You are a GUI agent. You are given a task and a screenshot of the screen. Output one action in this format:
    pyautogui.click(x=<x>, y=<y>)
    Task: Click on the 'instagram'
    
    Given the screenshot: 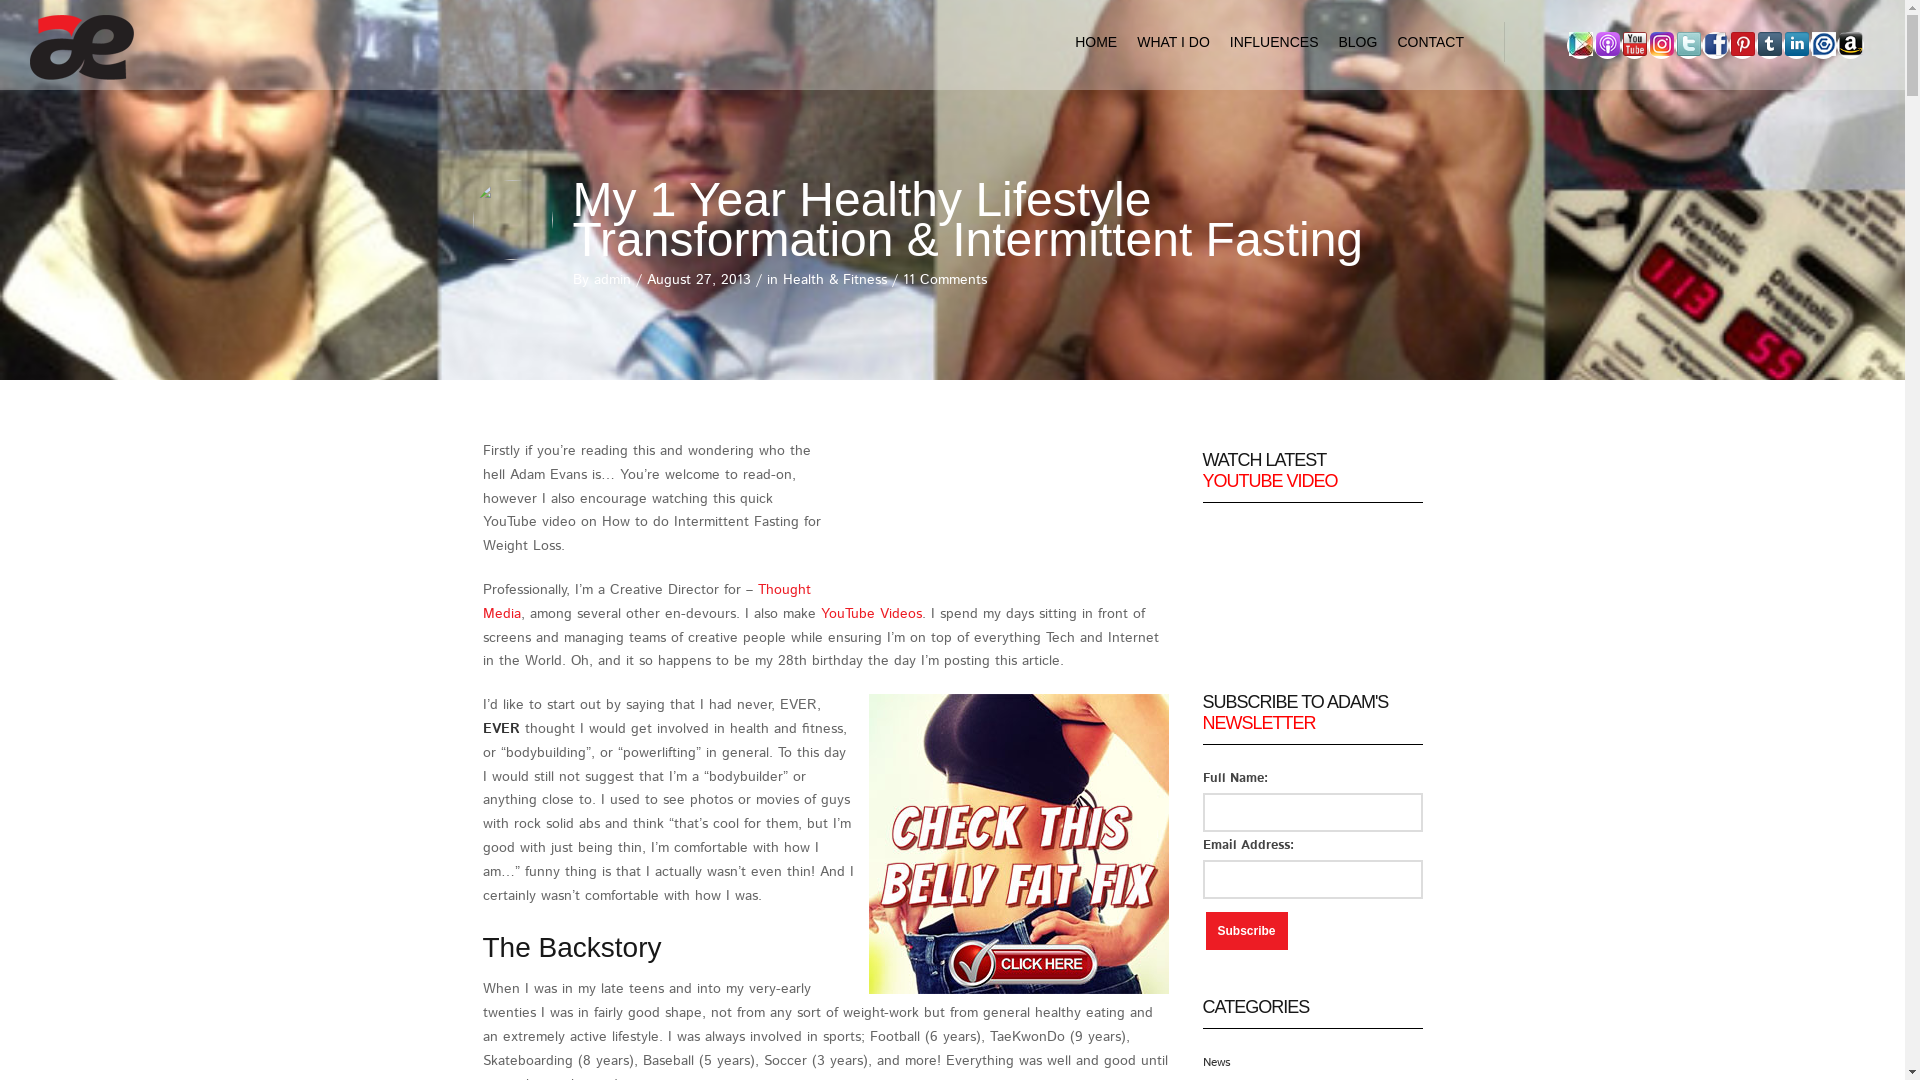 What is the action you would take?
    pyautogui.click(x=1661, y=45)
    